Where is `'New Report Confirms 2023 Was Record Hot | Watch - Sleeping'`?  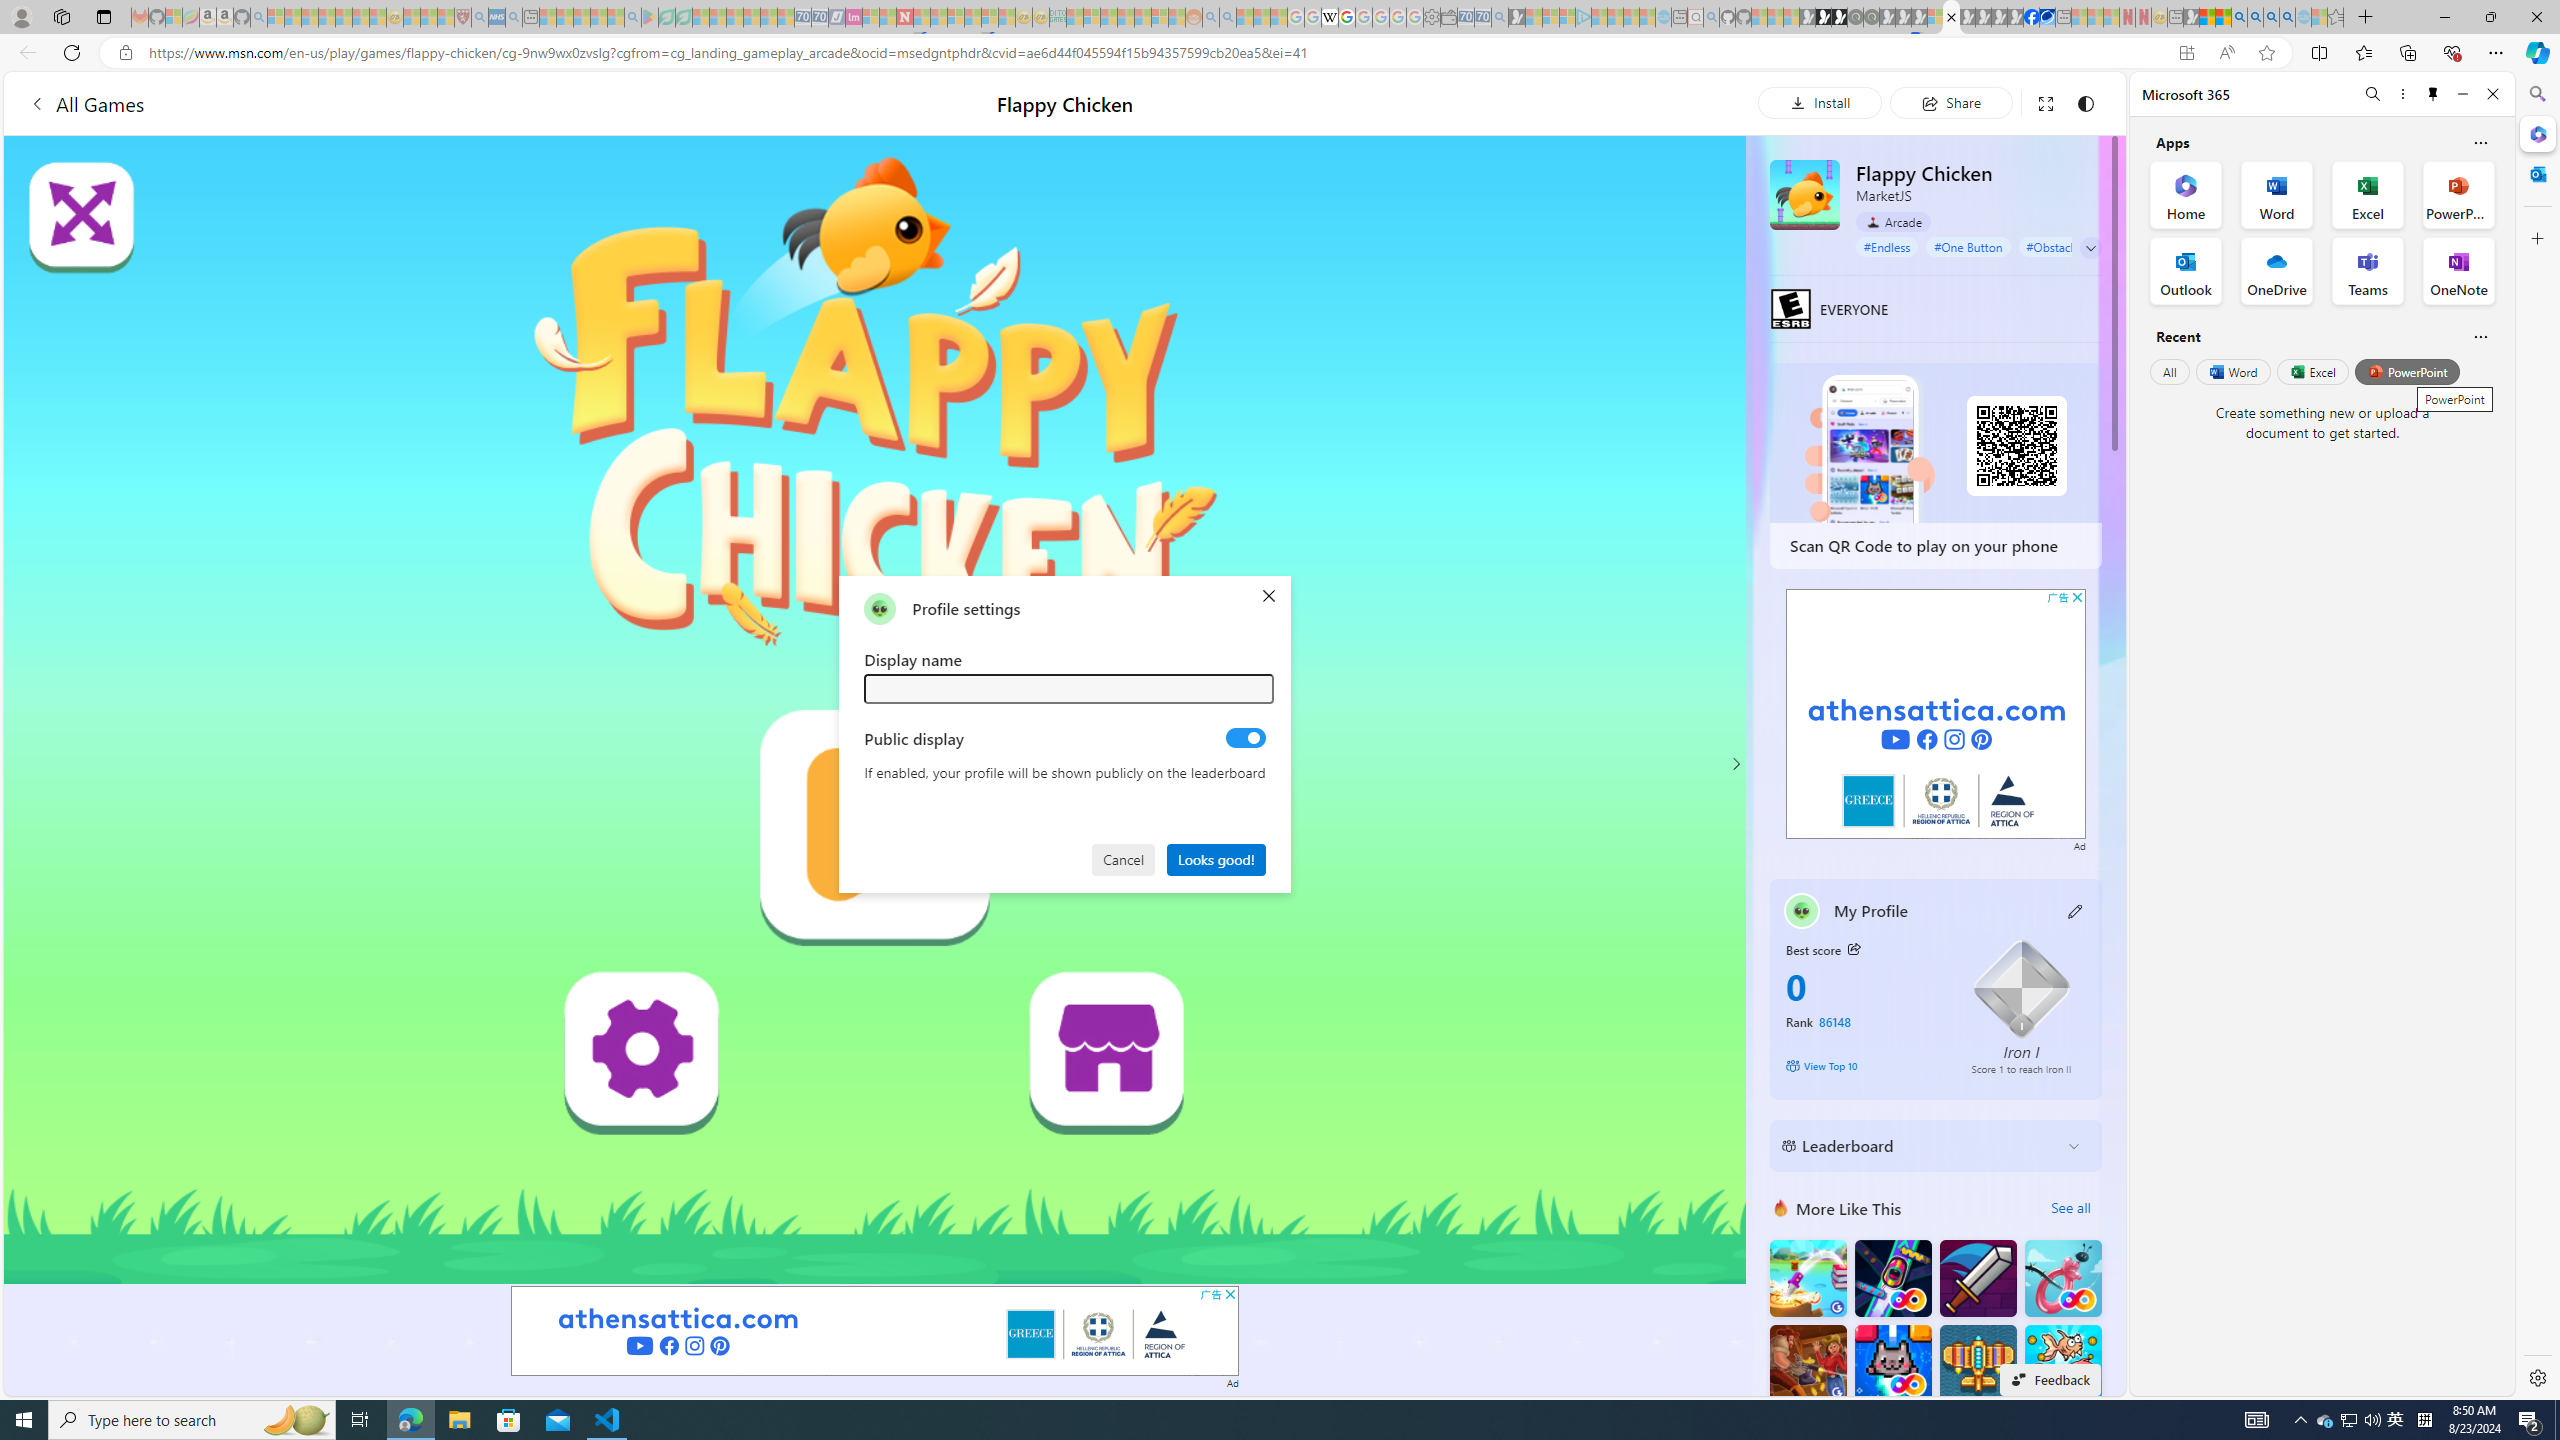 'New Report Confirms 2023 Was Record Hot | Watch - Sleeping' is located at coordinates (343, 16).